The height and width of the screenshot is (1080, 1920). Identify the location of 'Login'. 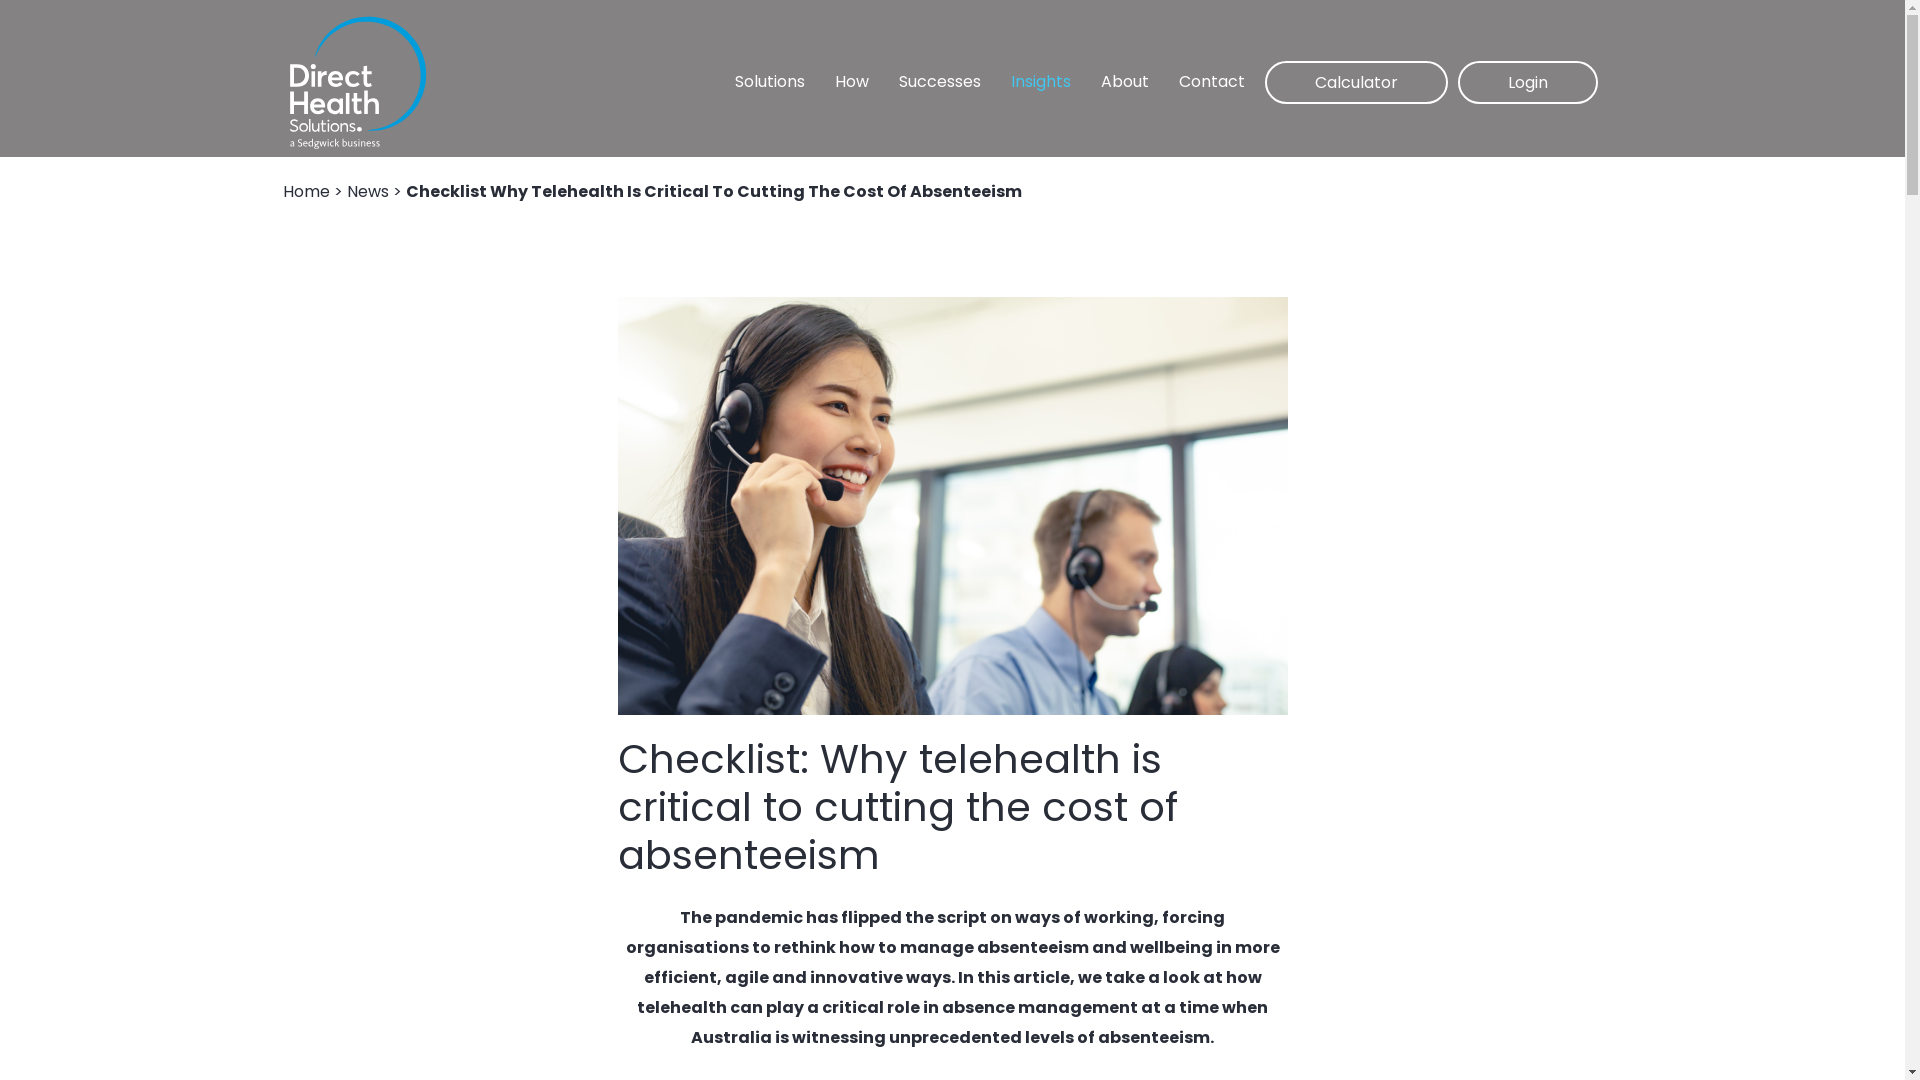
(1526, 80).